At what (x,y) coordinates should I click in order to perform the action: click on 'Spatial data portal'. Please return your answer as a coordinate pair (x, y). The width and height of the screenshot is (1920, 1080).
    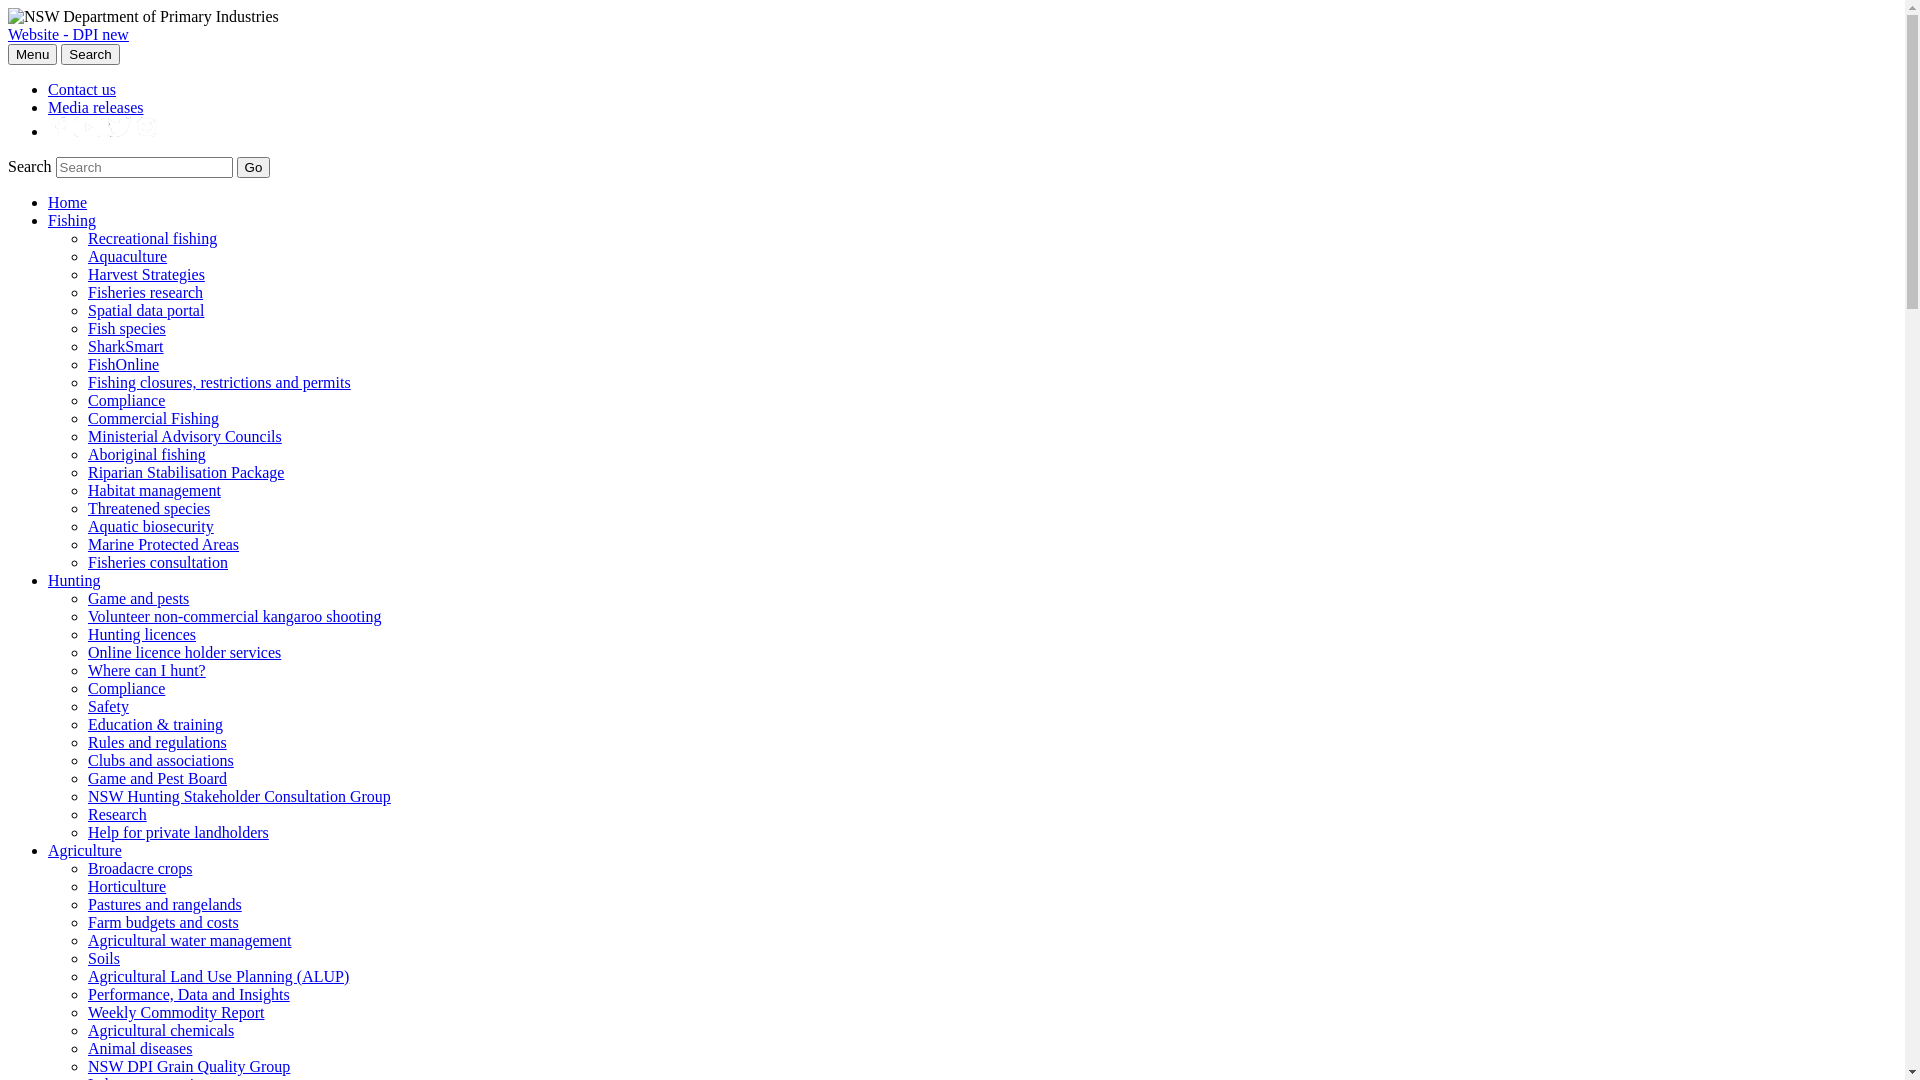
    Looking at the image, I should click on (144, 310).